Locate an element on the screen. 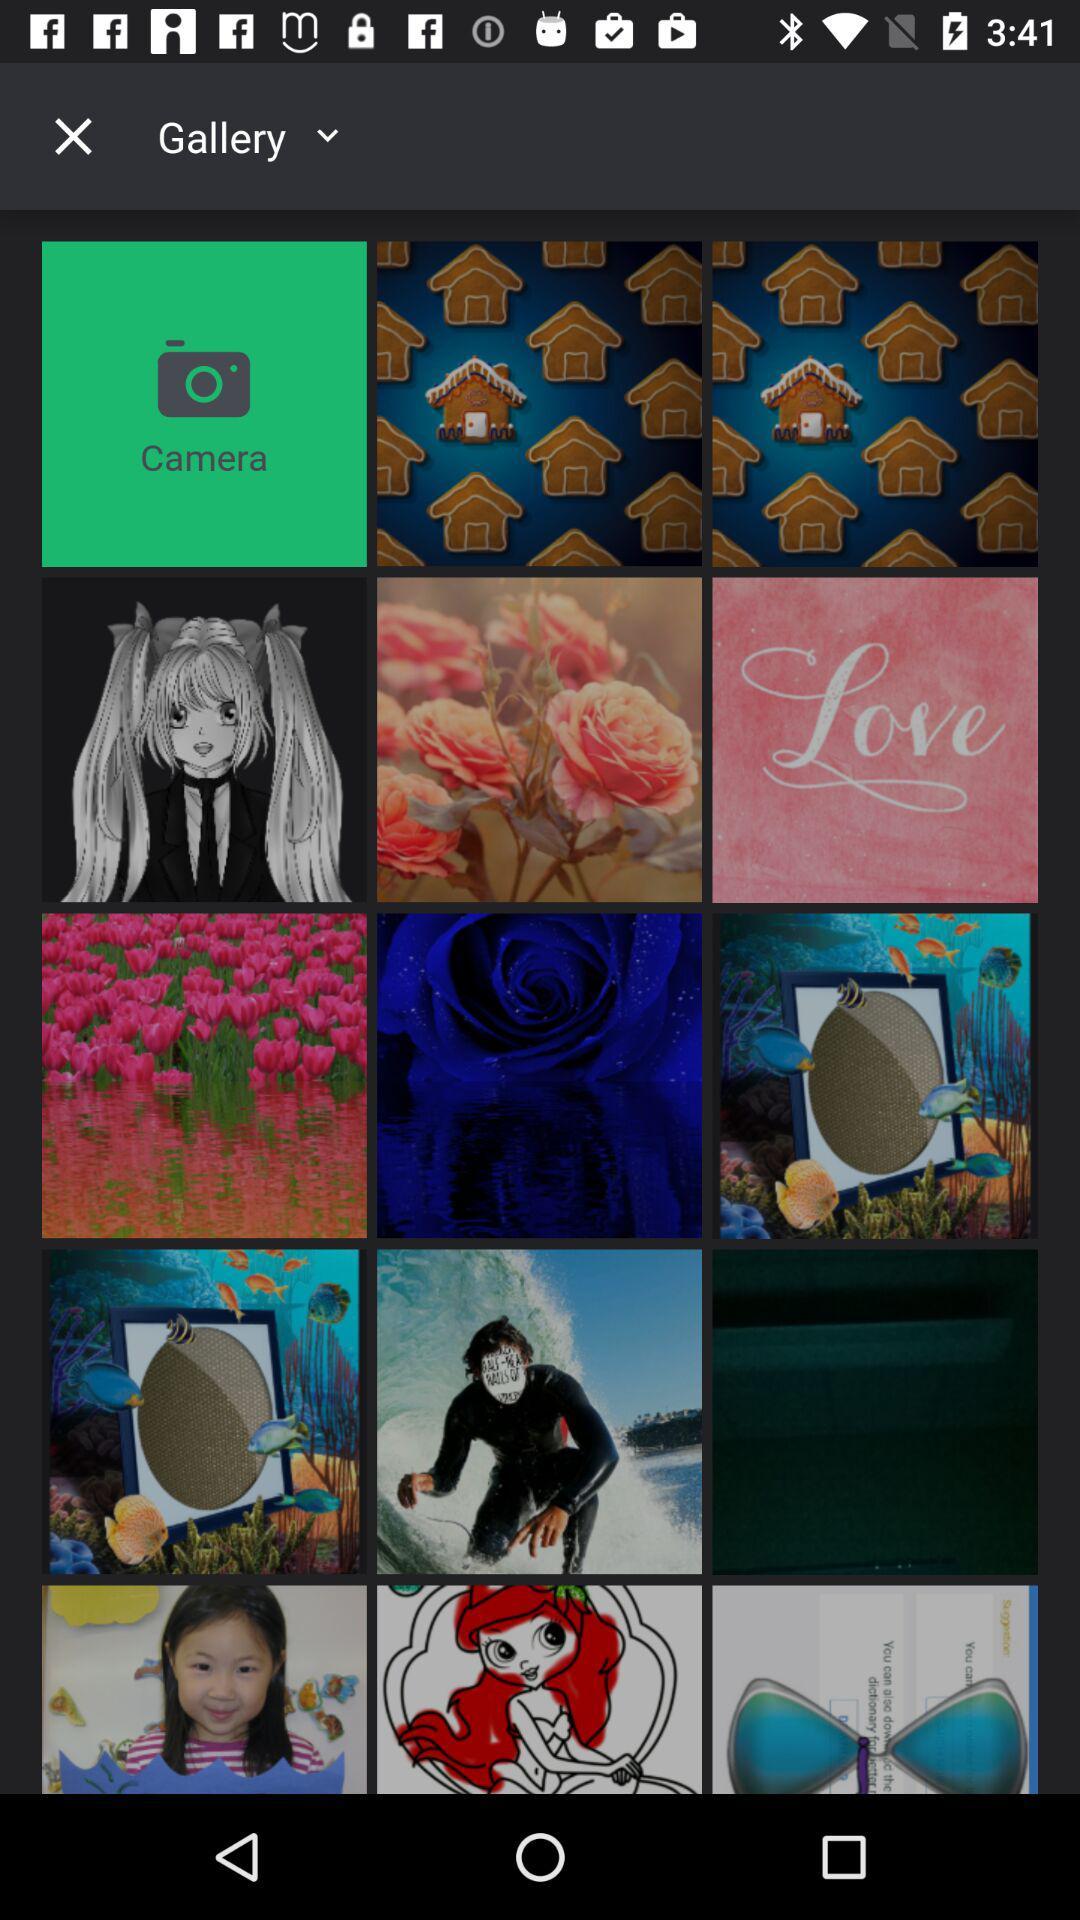 The height and width of the screenshot is (1920, 1080). the third image on the which is on the right side of the  fourth vertical of the page is located at coordinates (874, 1411).